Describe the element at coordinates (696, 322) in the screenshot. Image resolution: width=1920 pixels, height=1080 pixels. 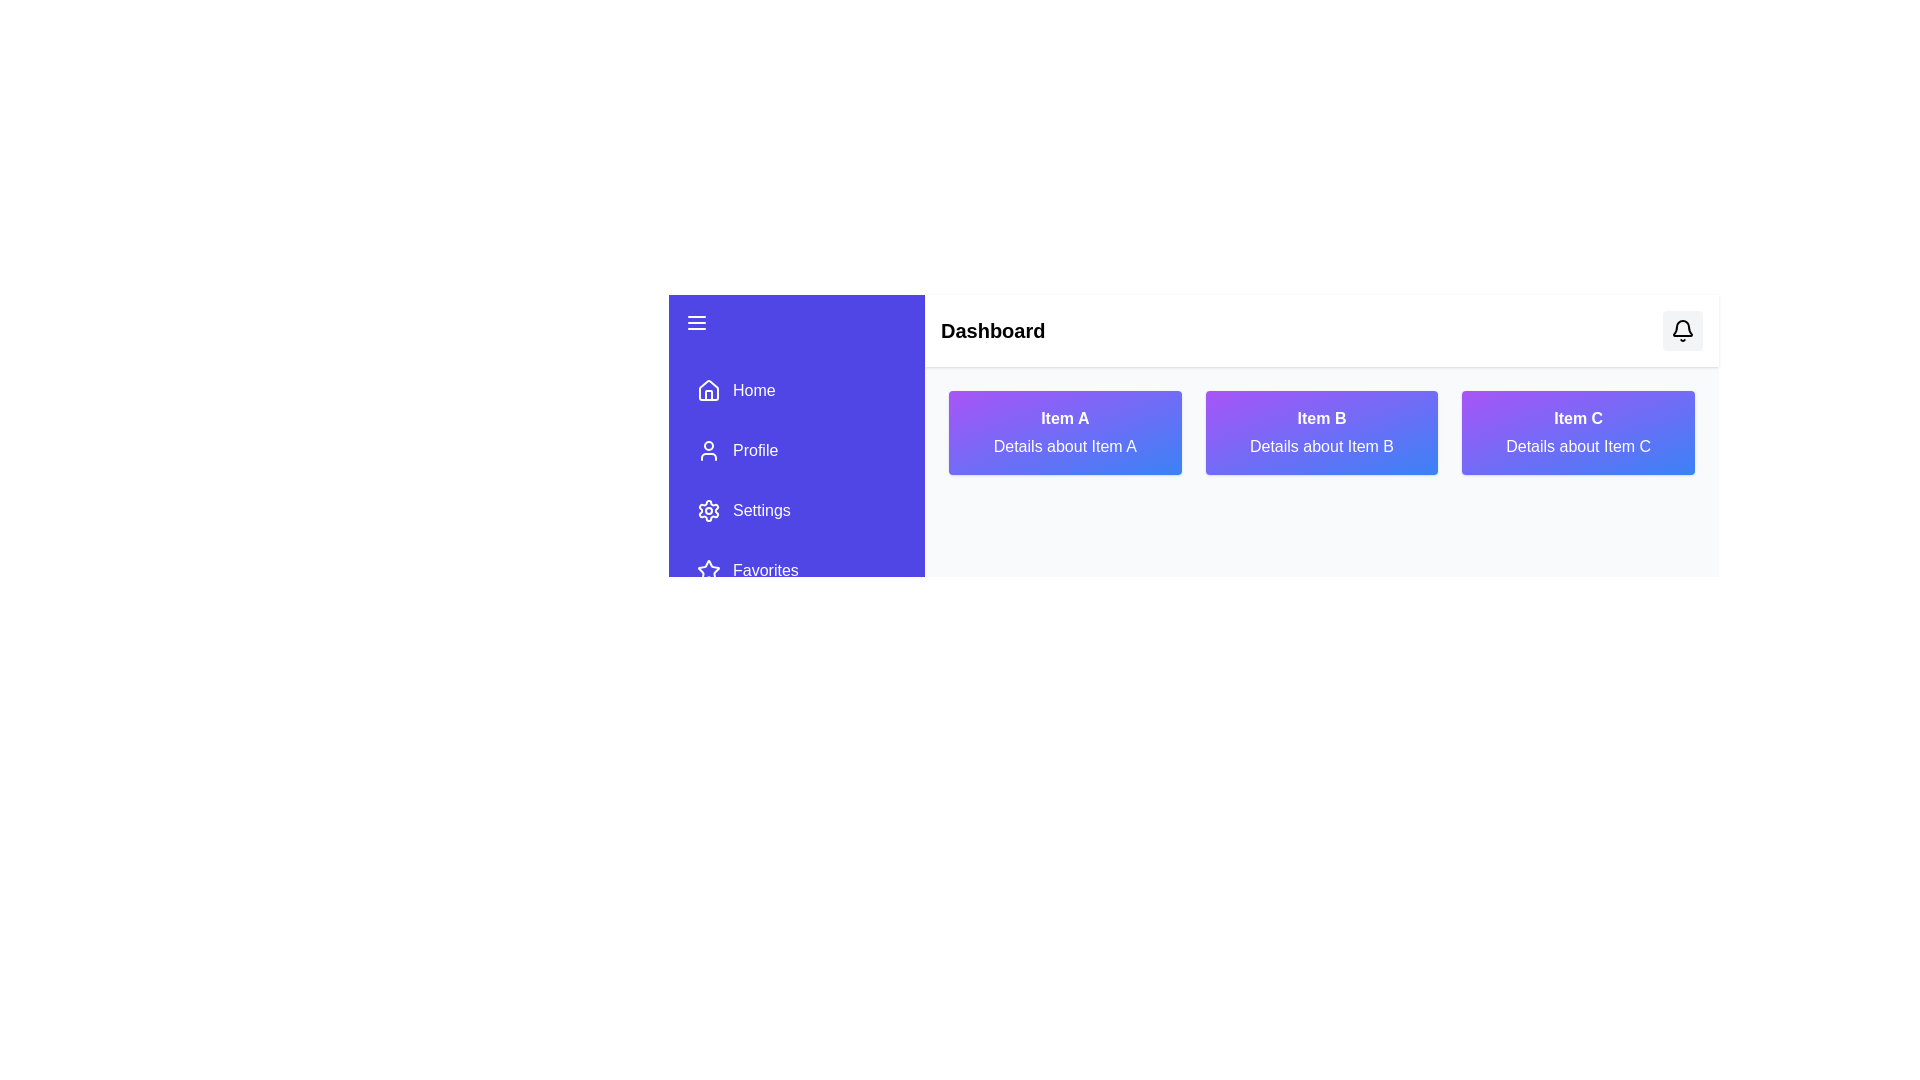
I see `the icon button with three horizontal white lines on a purple background` at that location.